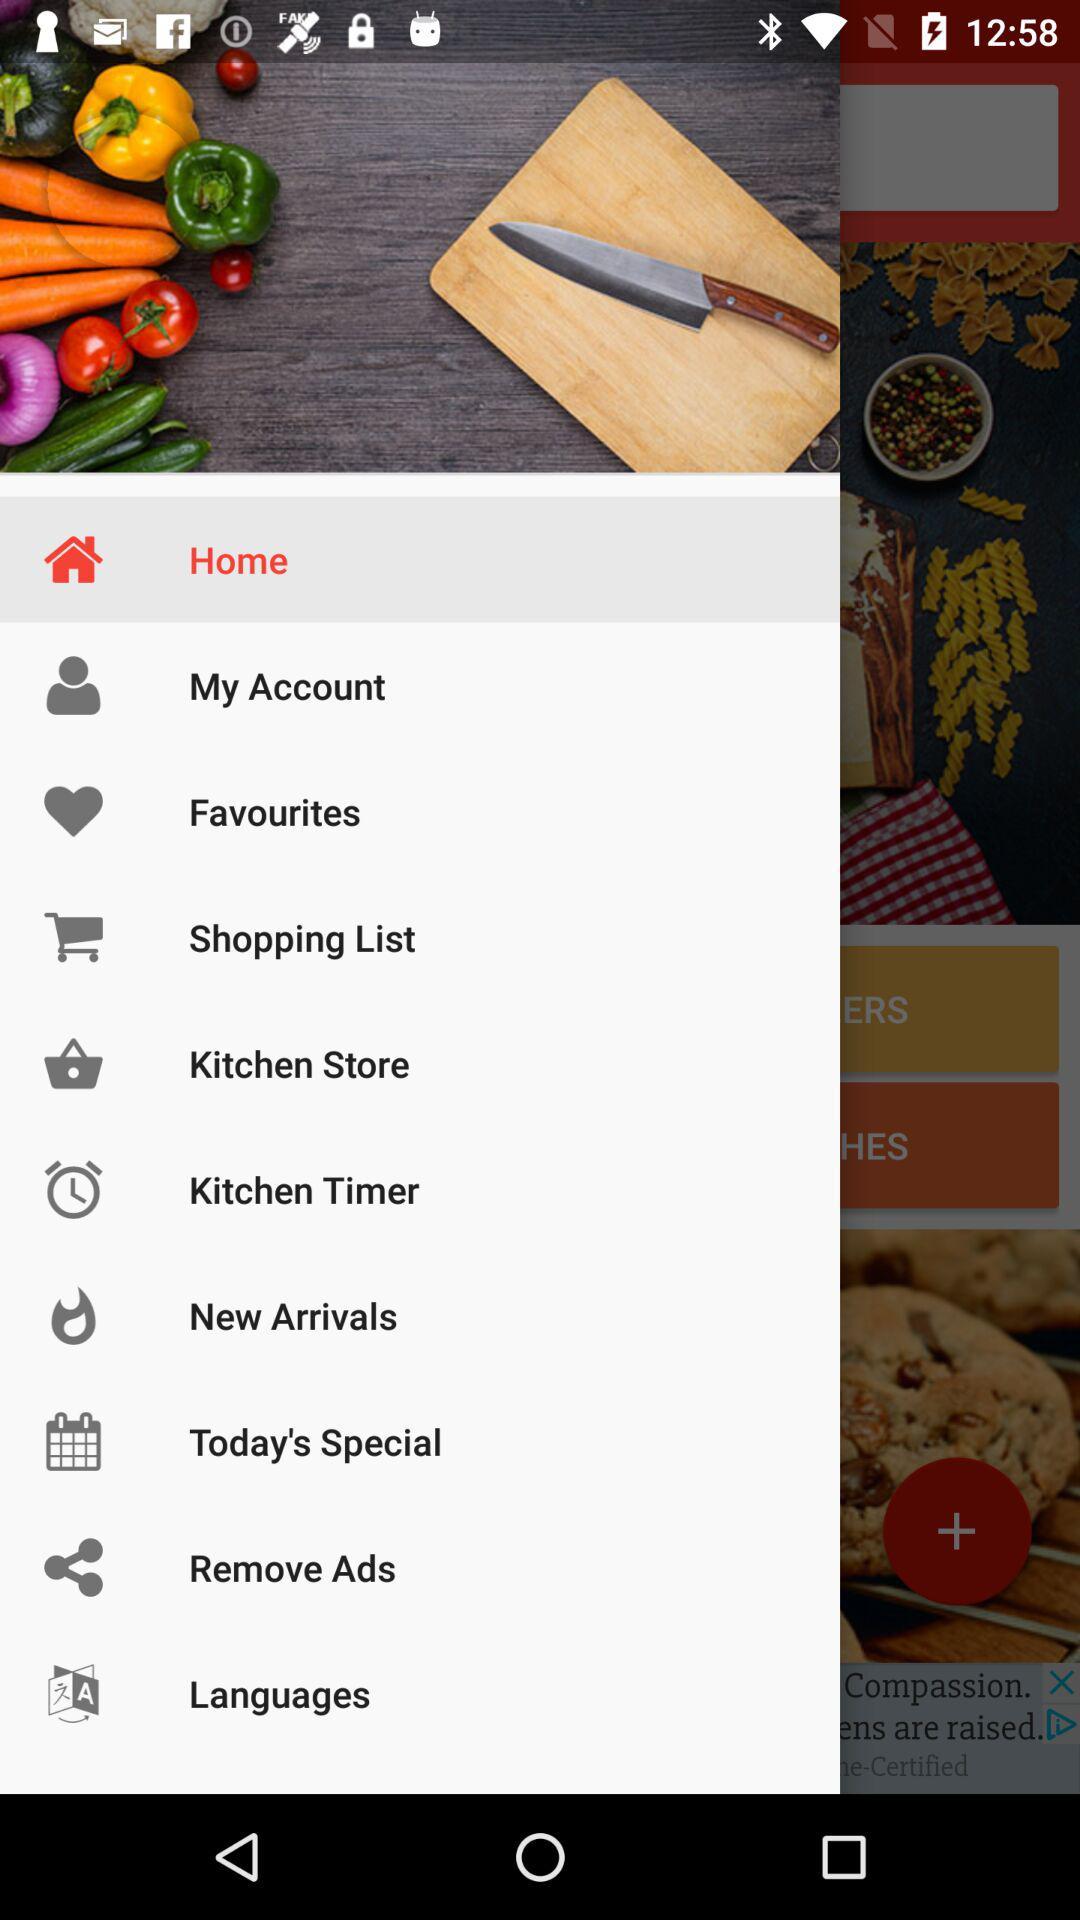  What do you see at coordinates (955, 1538) in the screenshot?
I see `the add icon` at bounding box center [955, 1538].